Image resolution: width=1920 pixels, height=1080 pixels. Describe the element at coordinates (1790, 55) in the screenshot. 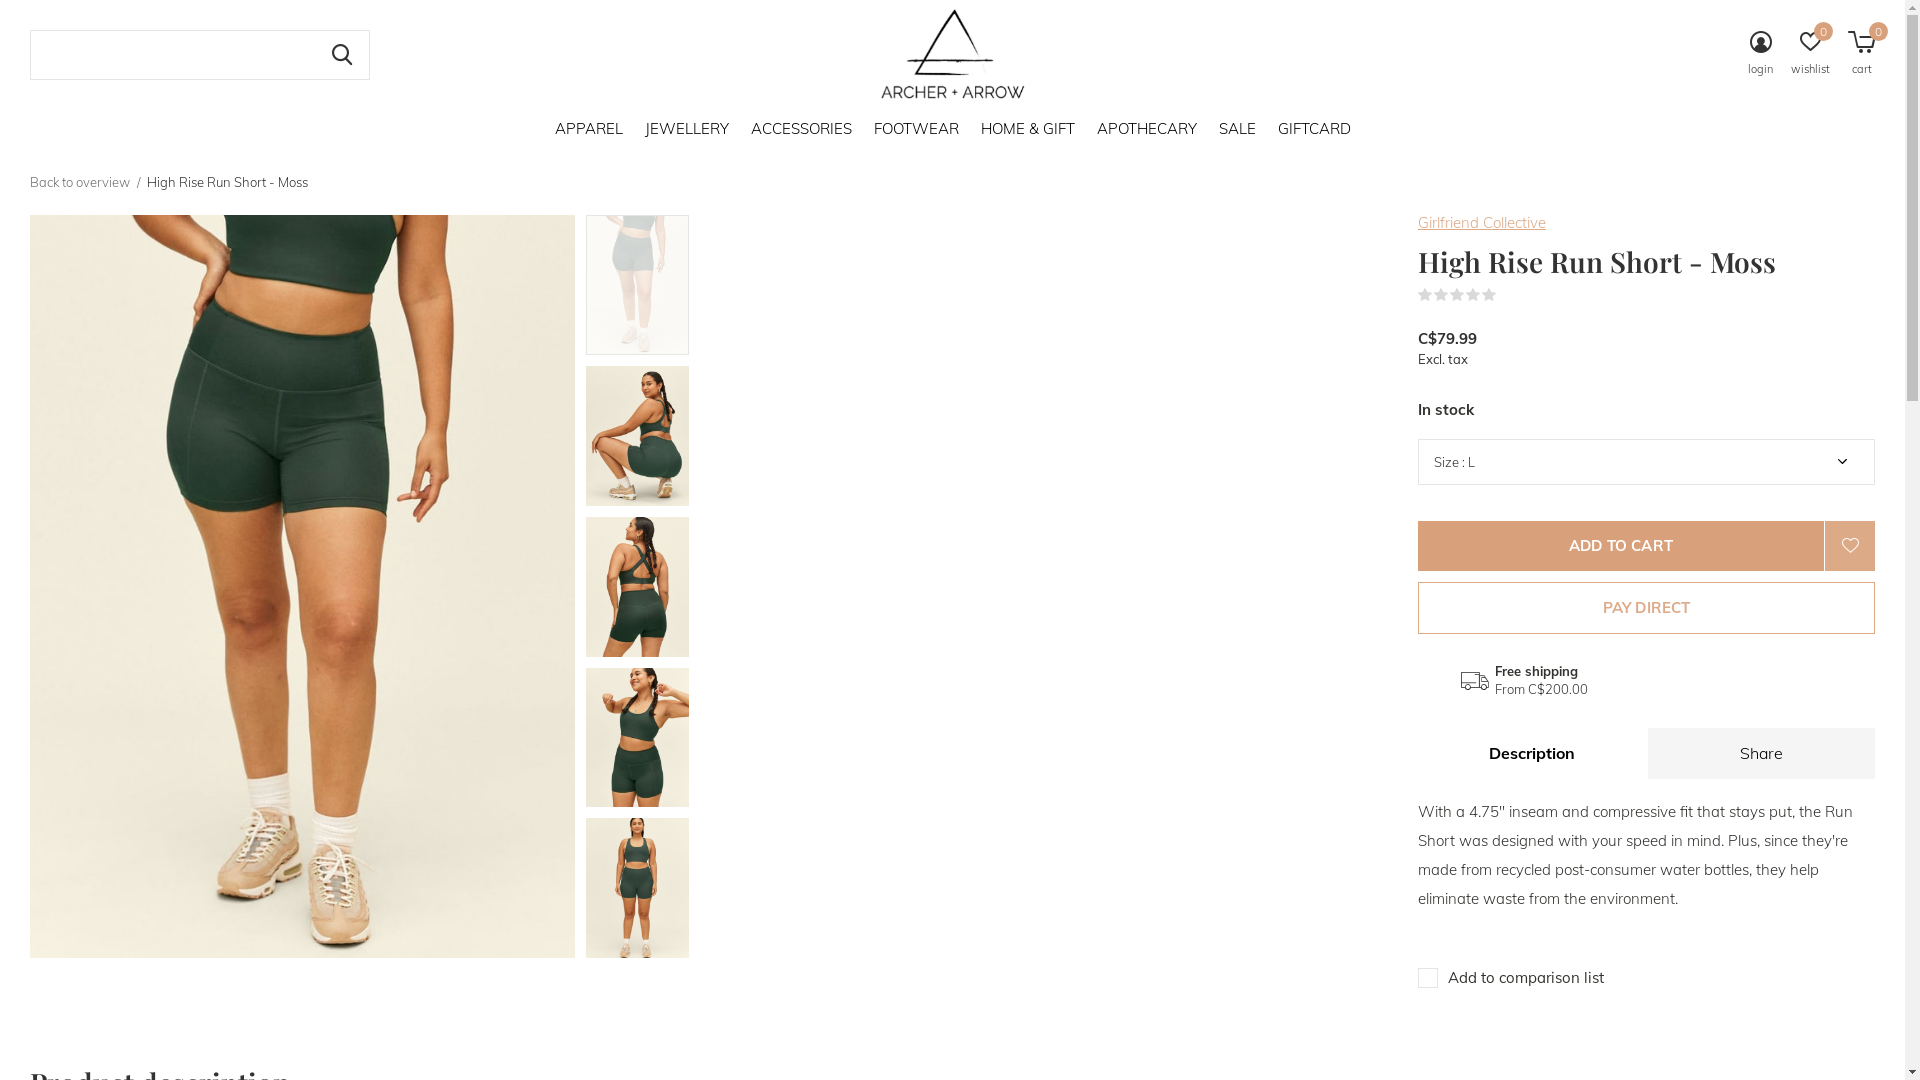

I see `'wishlist` at that location.